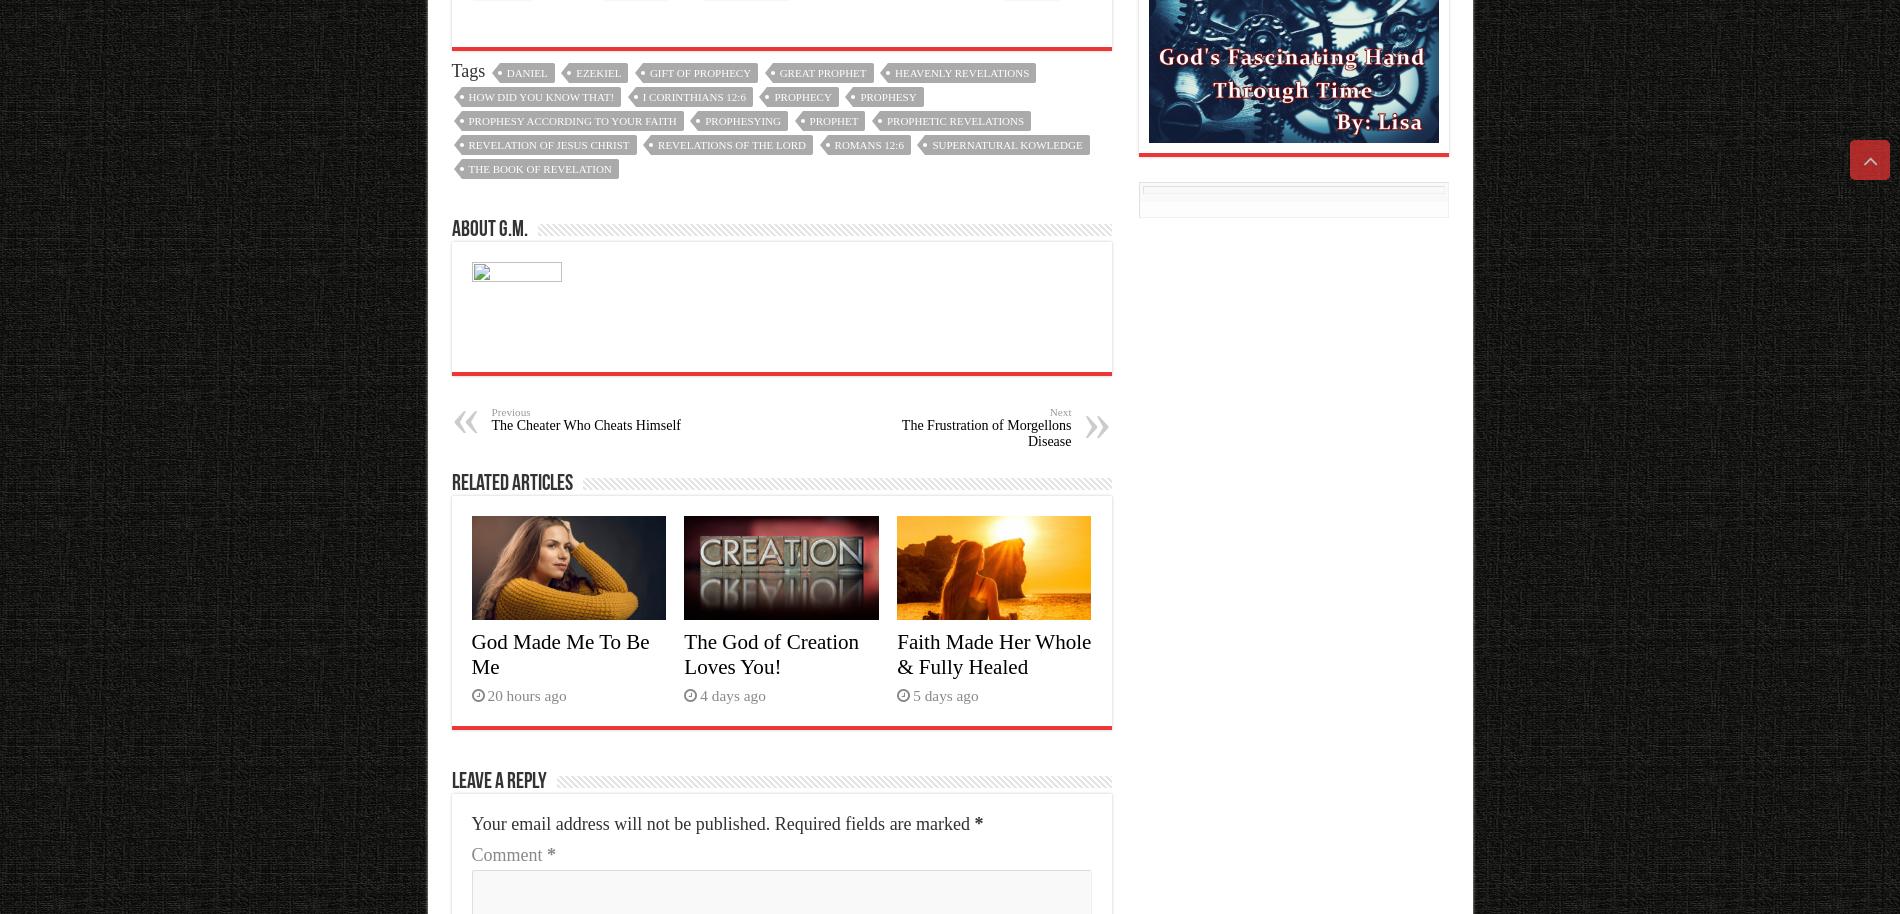  I want to click on 'Leave a Reply', so click(498, 781).